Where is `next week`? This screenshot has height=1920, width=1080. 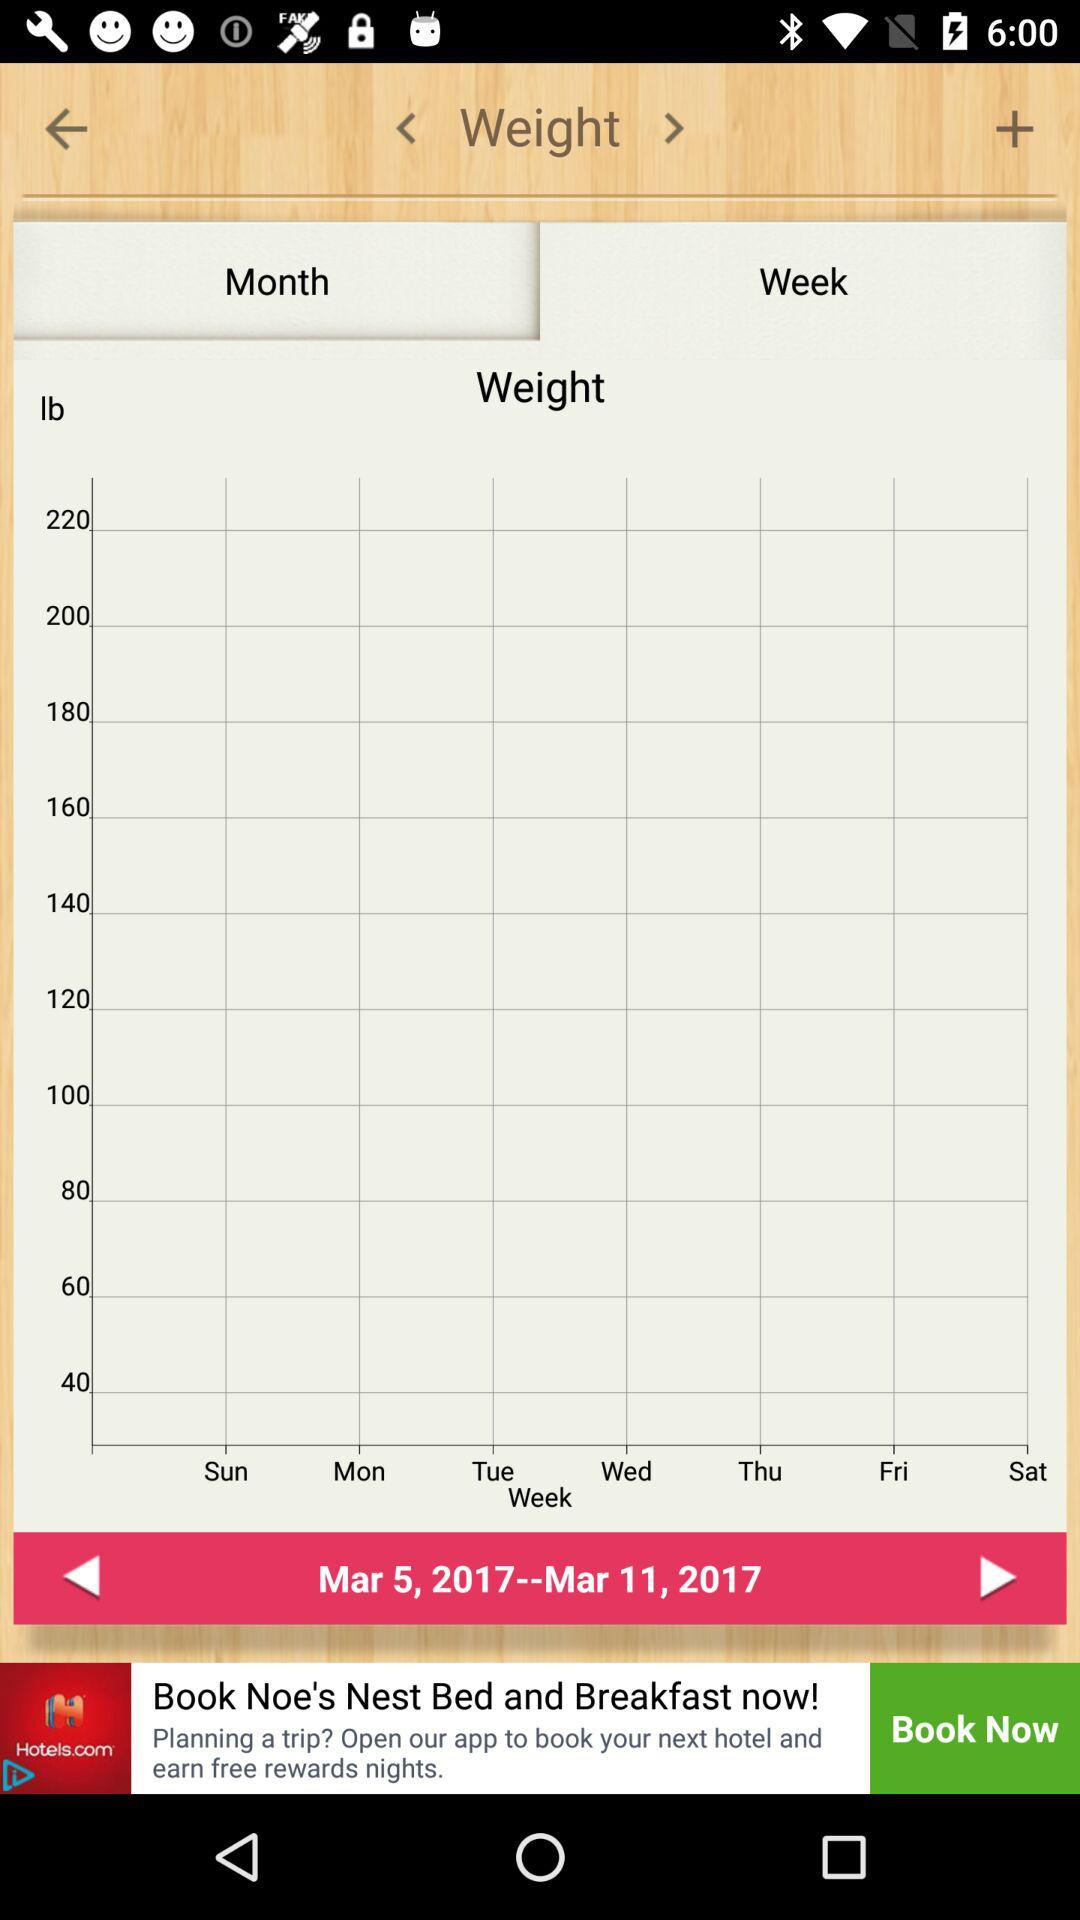 next week is located at coordinates (999, 1577).